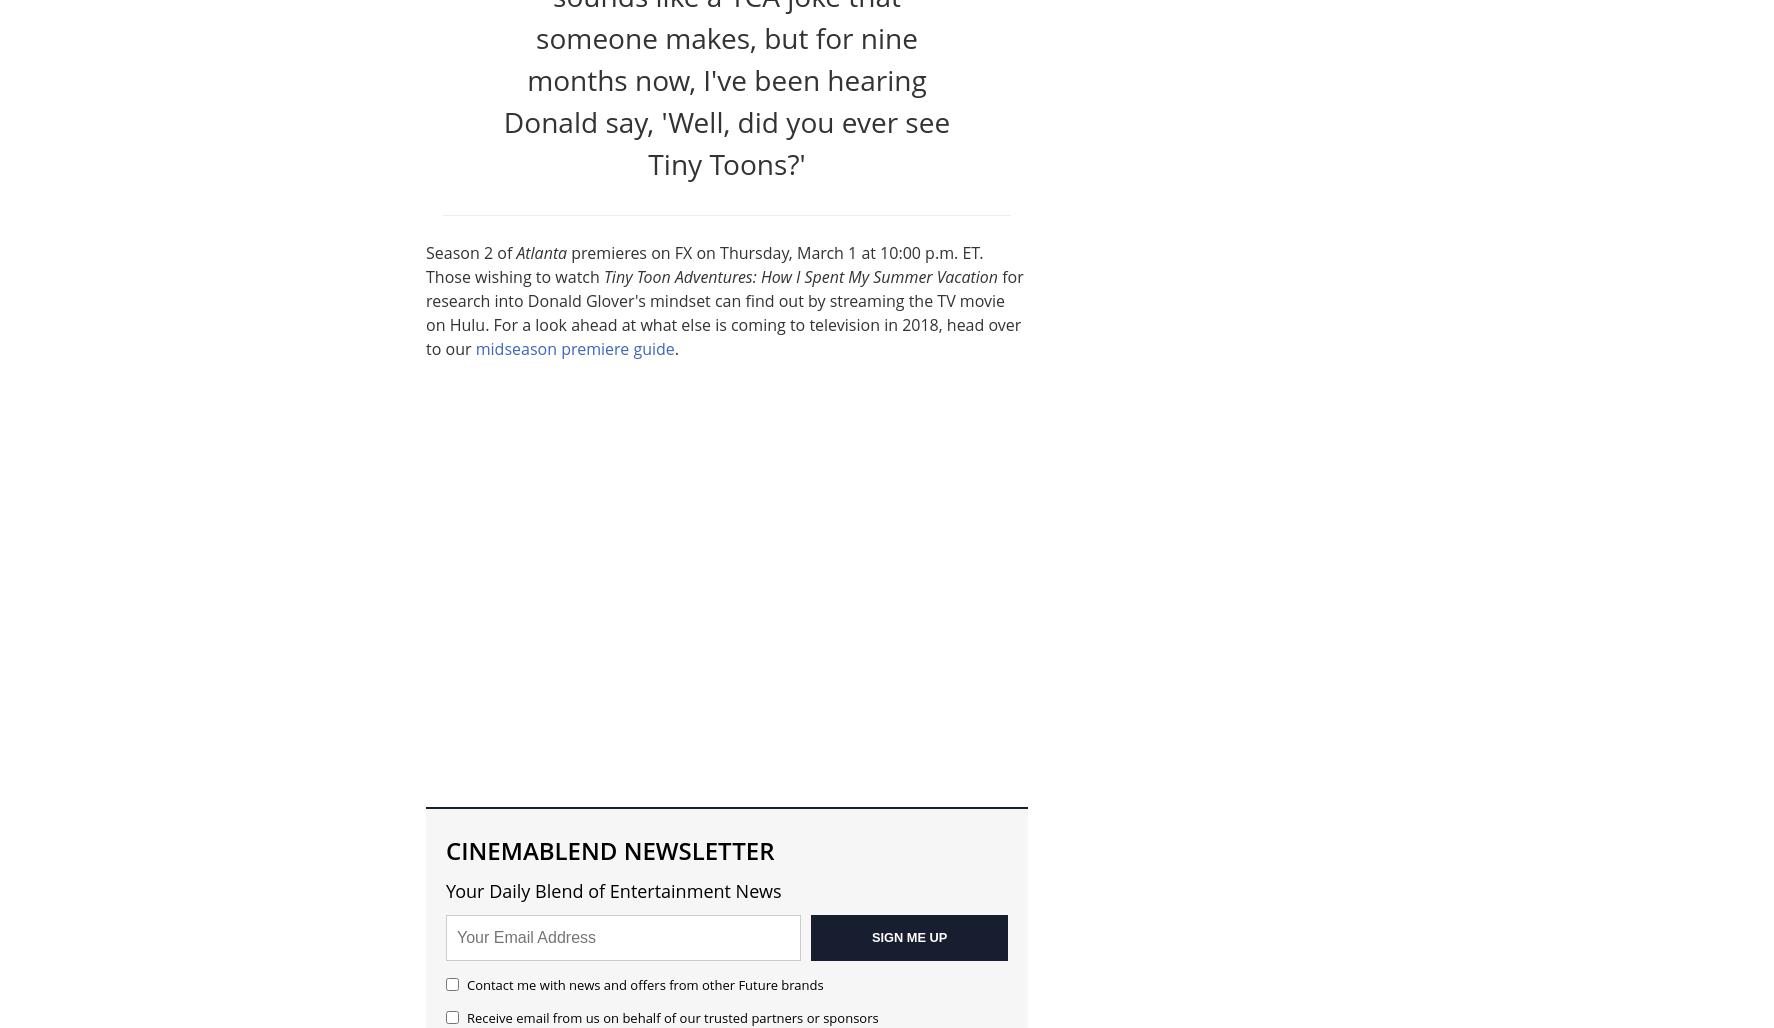 This screenshot has height=1028, width=1774. I want to click on 'CINEMABLEND NEWSLETTER', so click(445, 849).